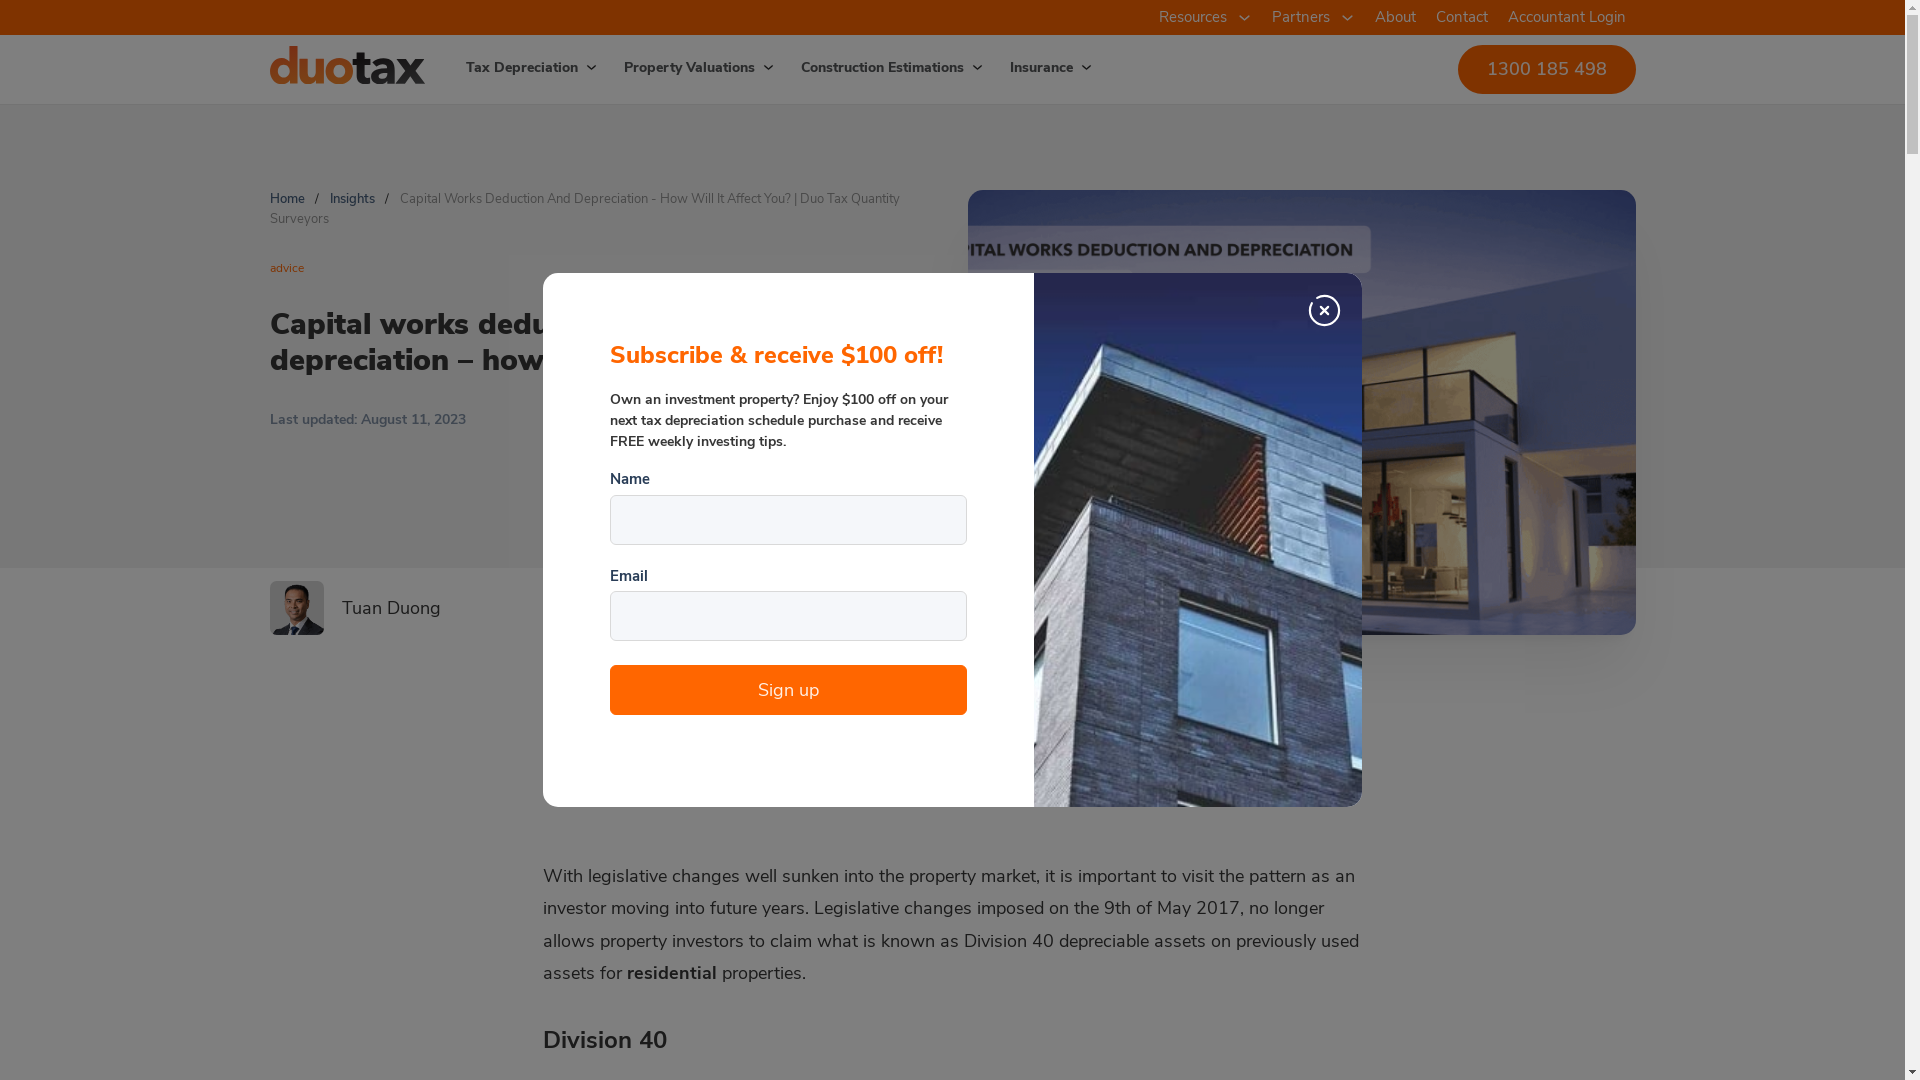  I want to click on 'Insurance', so click(1029, 66).